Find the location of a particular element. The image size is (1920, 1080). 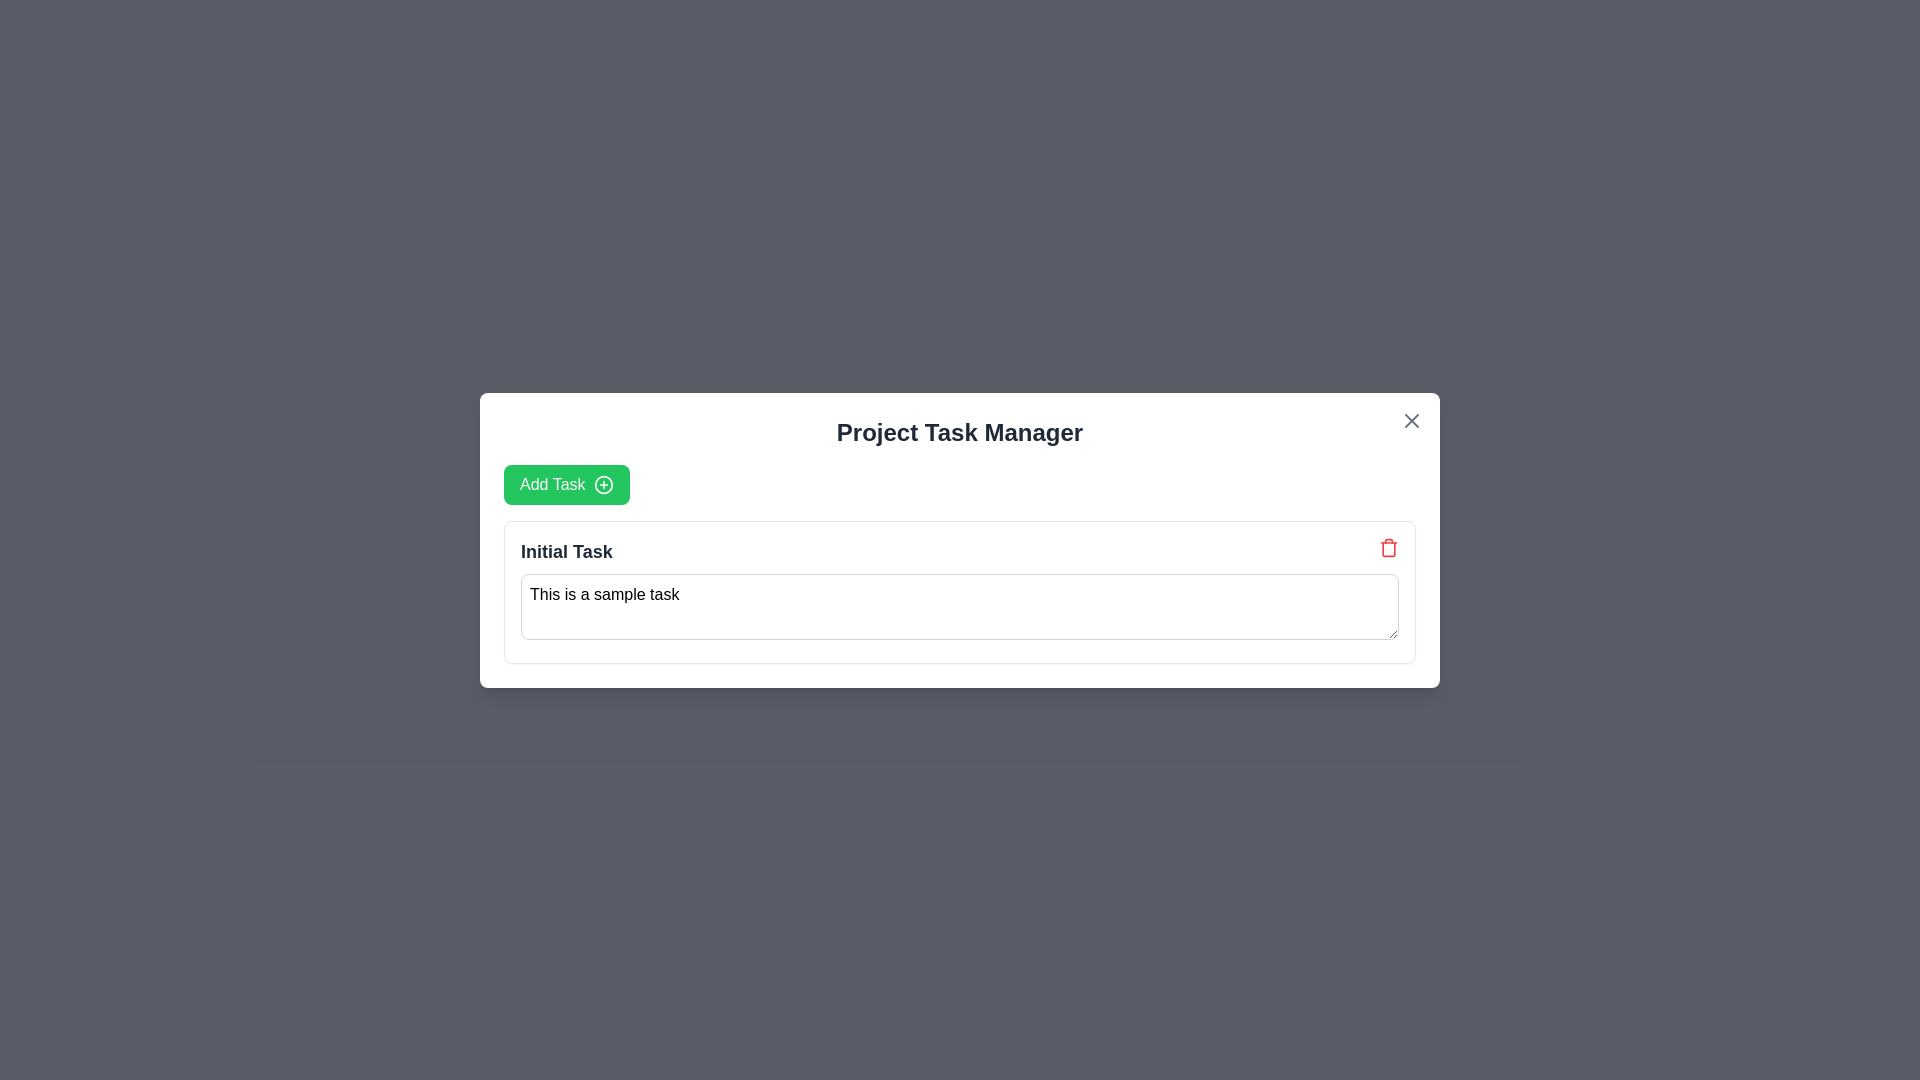

the task entry section within the 'Project Task Manager' modal is located at coordinates (960, 590).